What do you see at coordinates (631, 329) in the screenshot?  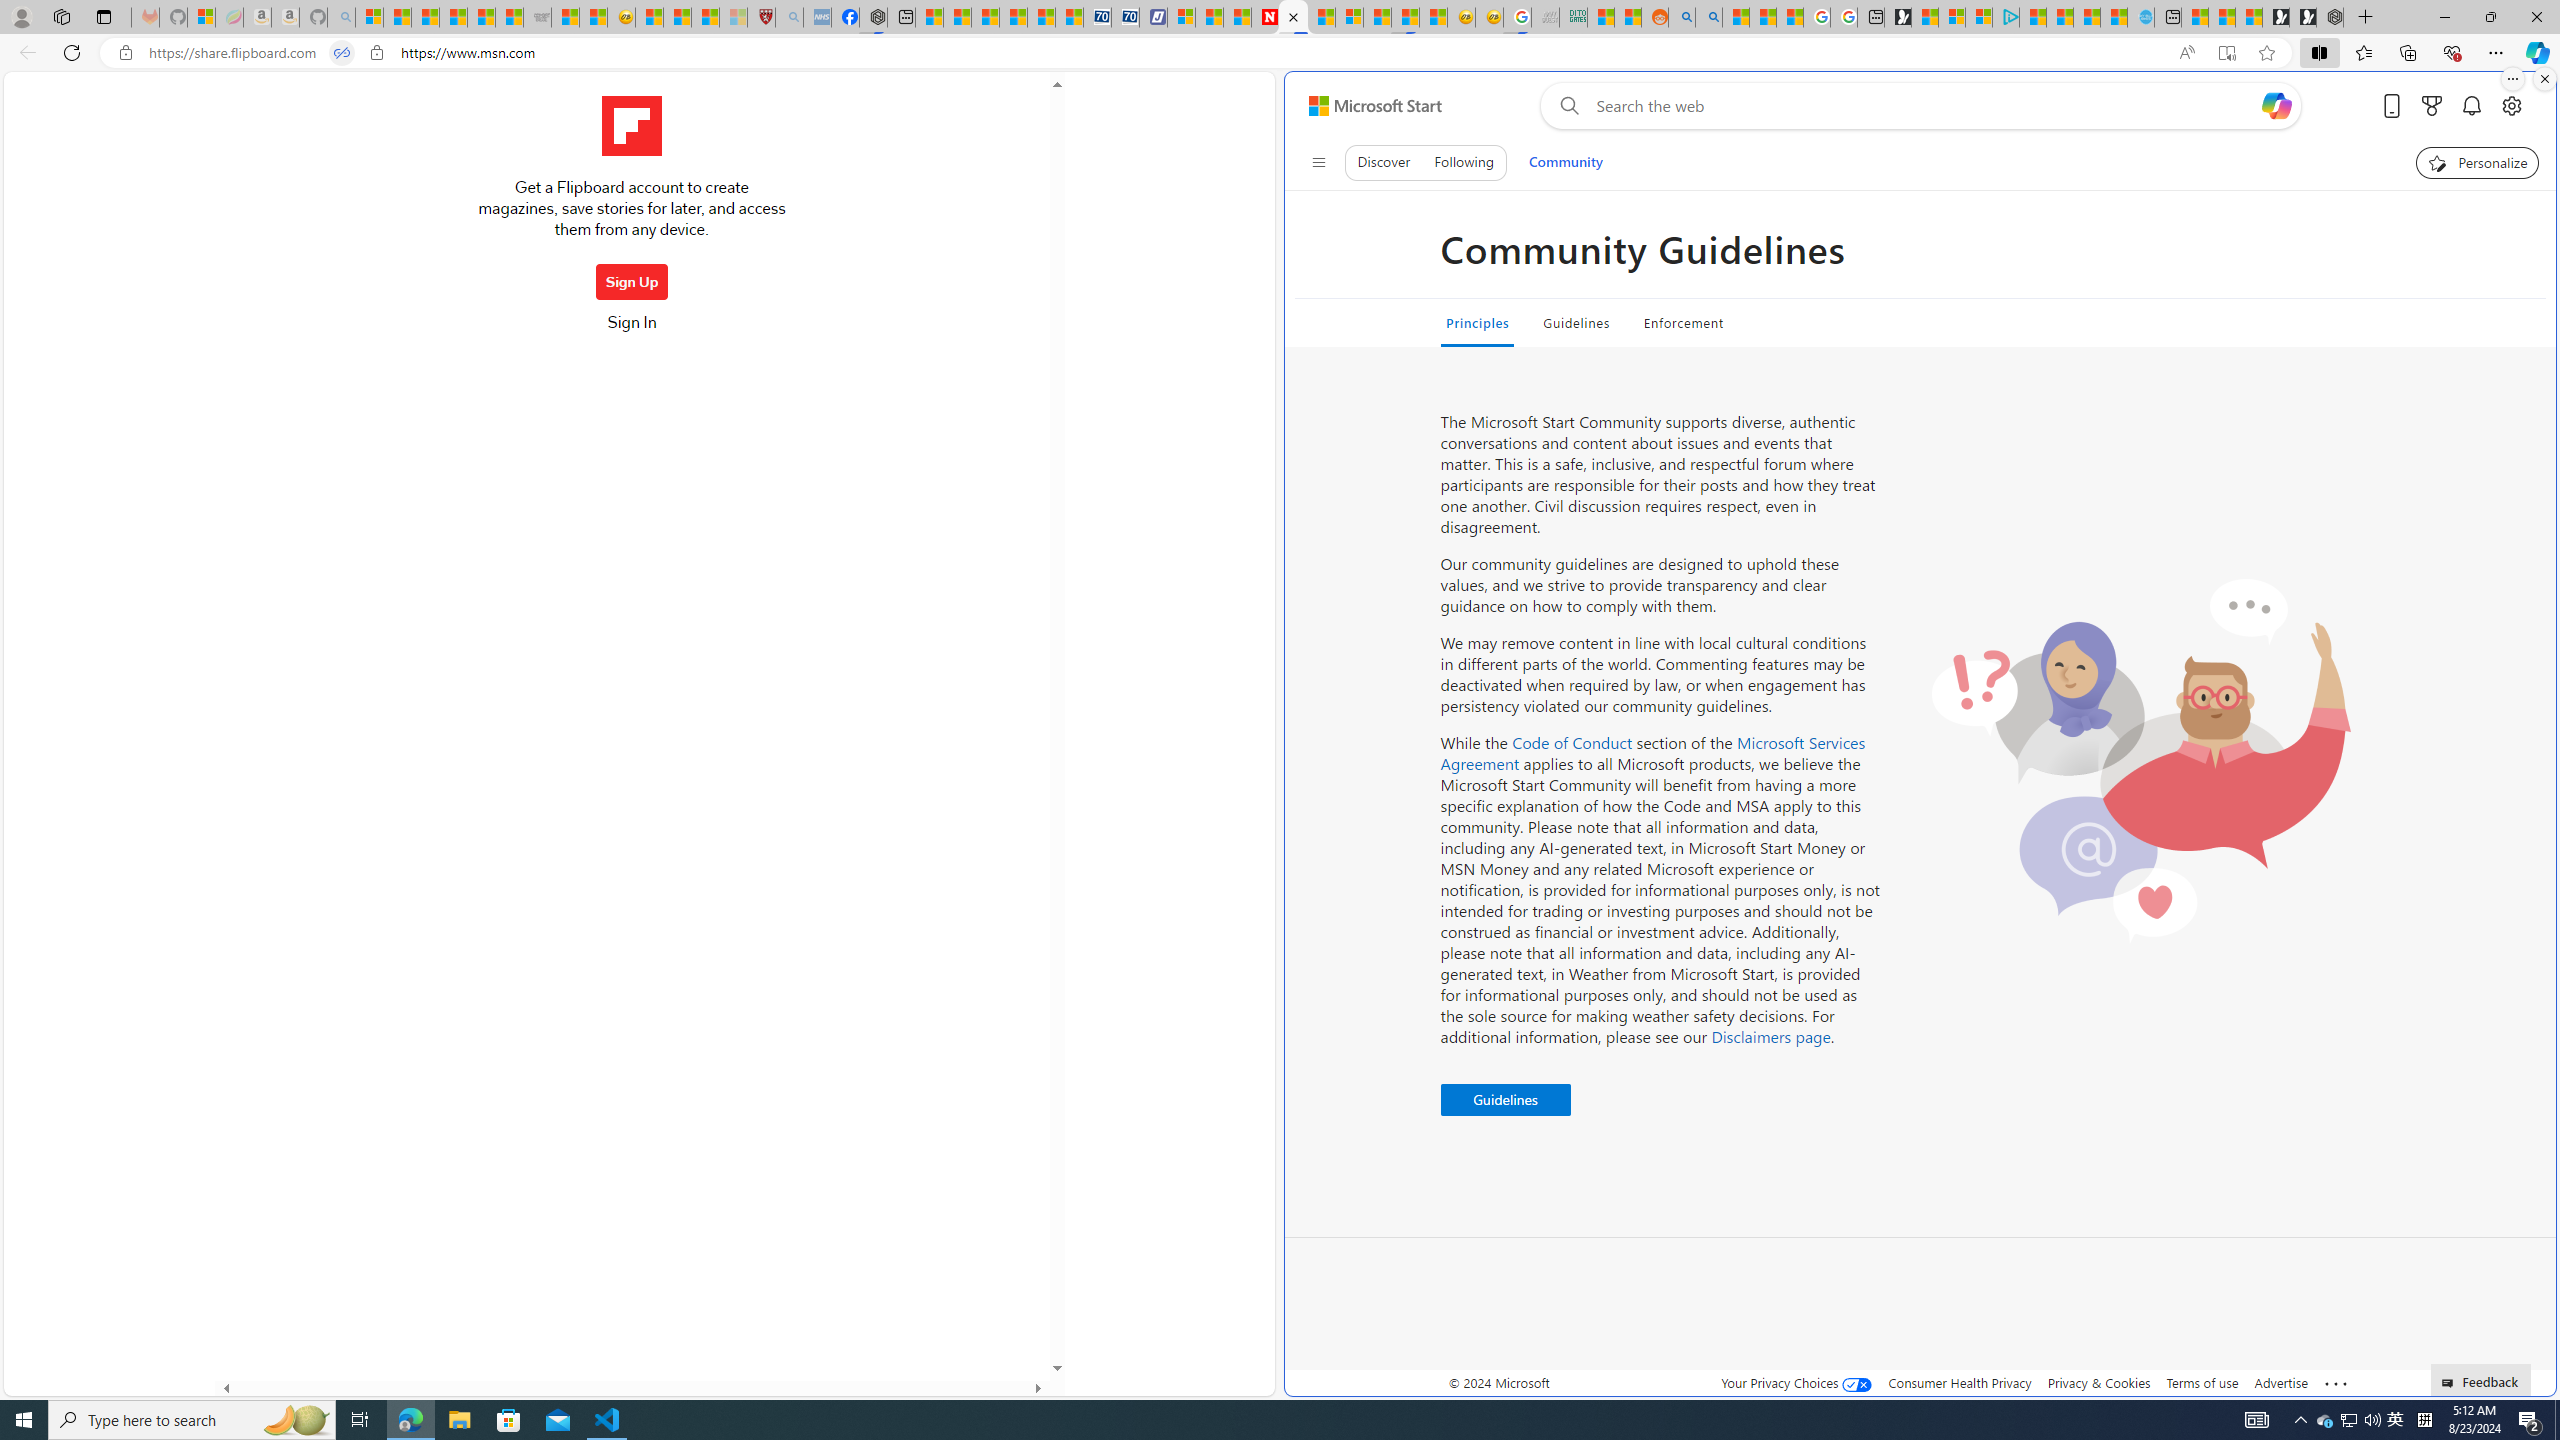 I see `'Sign In'` at bounding box center [631, 329].